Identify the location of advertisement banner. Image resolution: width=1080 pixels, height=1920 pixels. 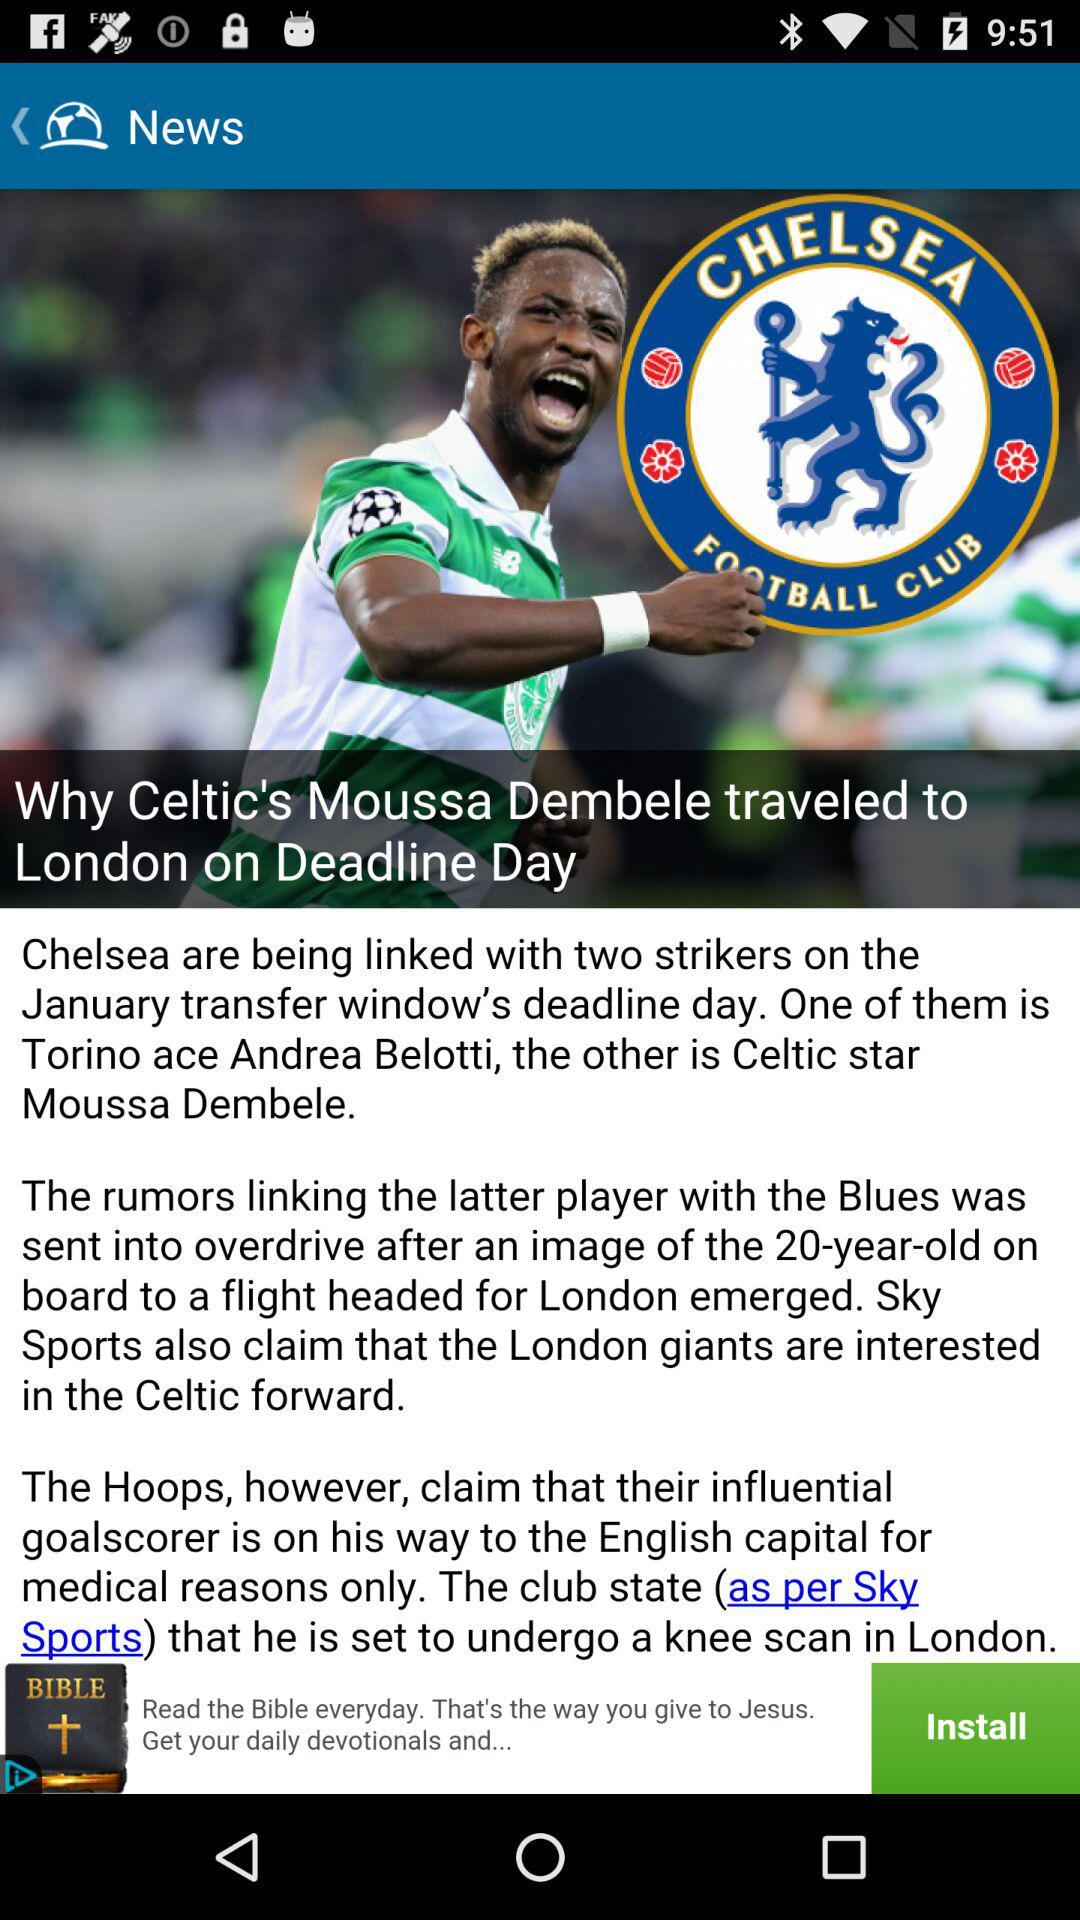
(540, 1727).